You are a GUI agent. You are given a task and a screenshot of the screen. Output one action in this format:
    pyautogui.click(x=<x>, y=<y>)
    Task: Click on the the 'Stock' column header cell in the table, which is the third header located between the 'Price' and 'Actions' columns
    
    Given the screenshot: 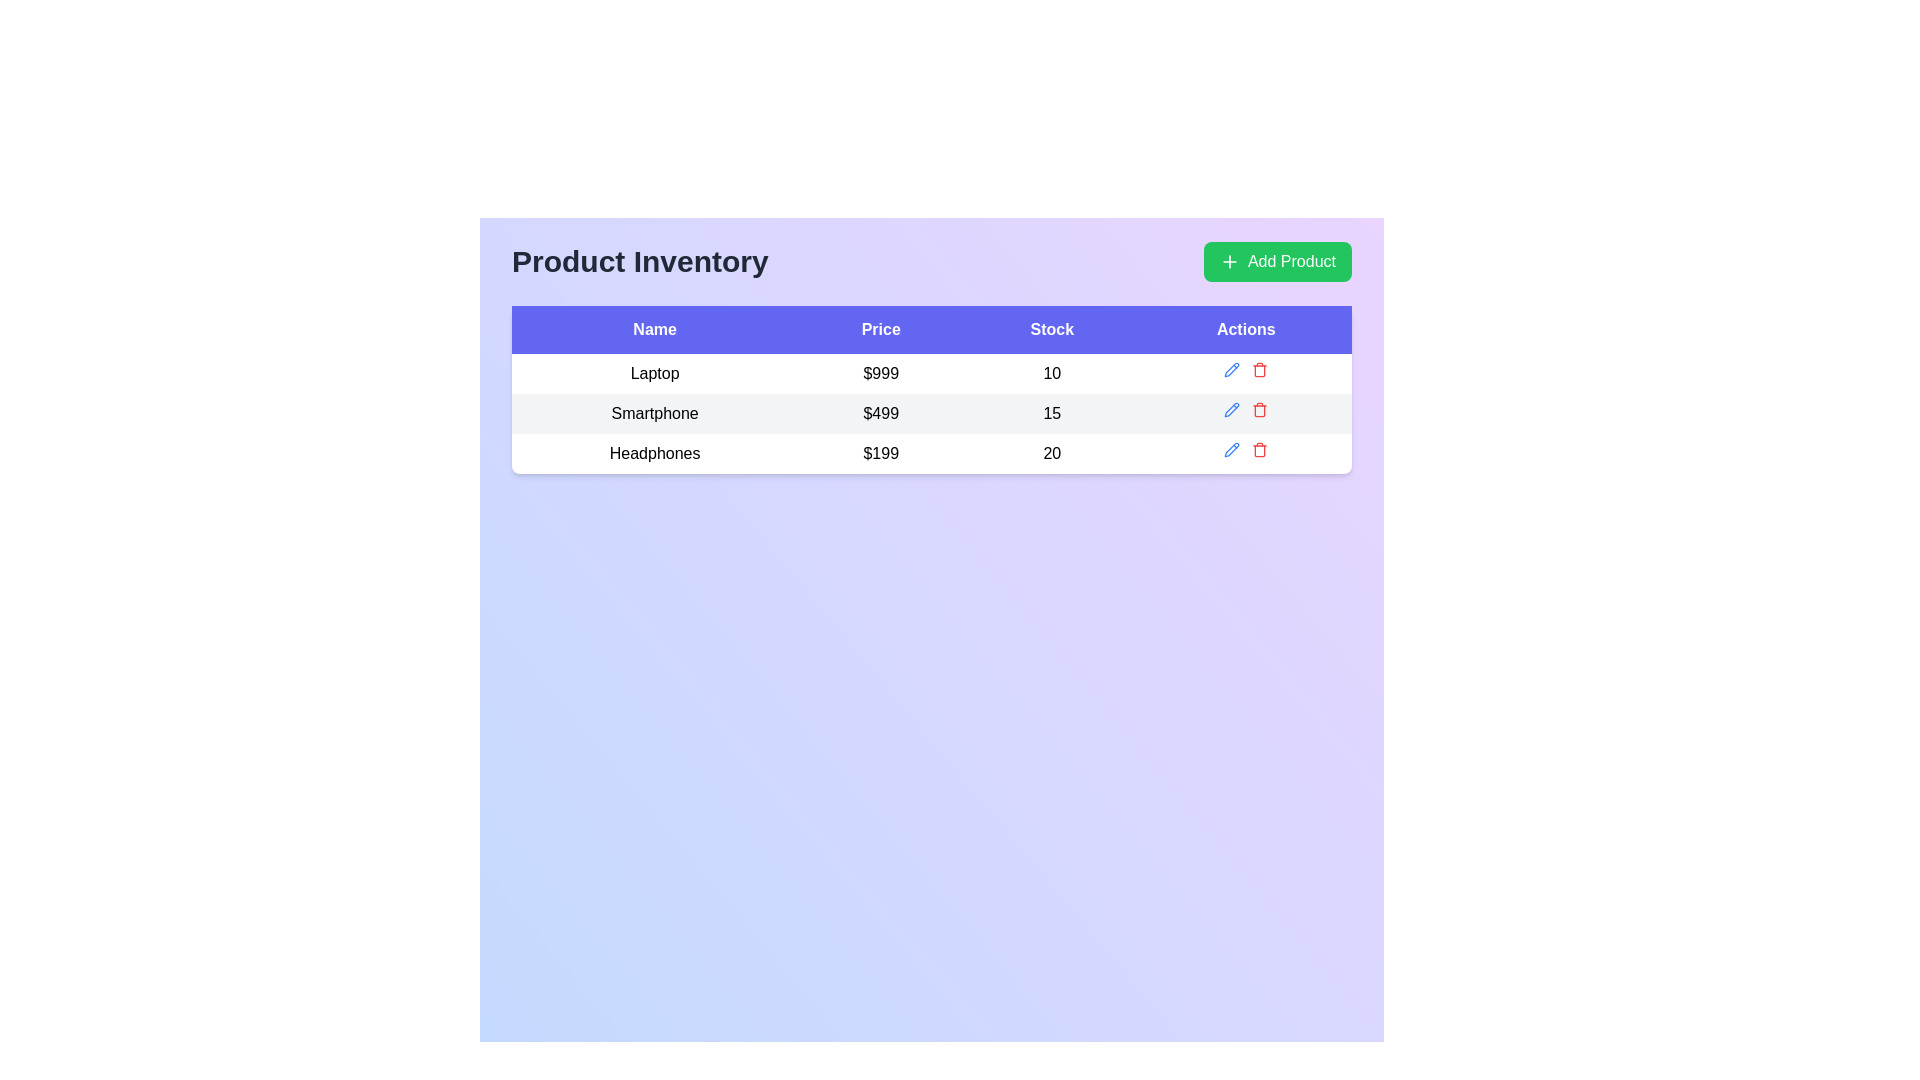 What is the action you would take?
    pyautogui.click(x=1051, y=329)
    